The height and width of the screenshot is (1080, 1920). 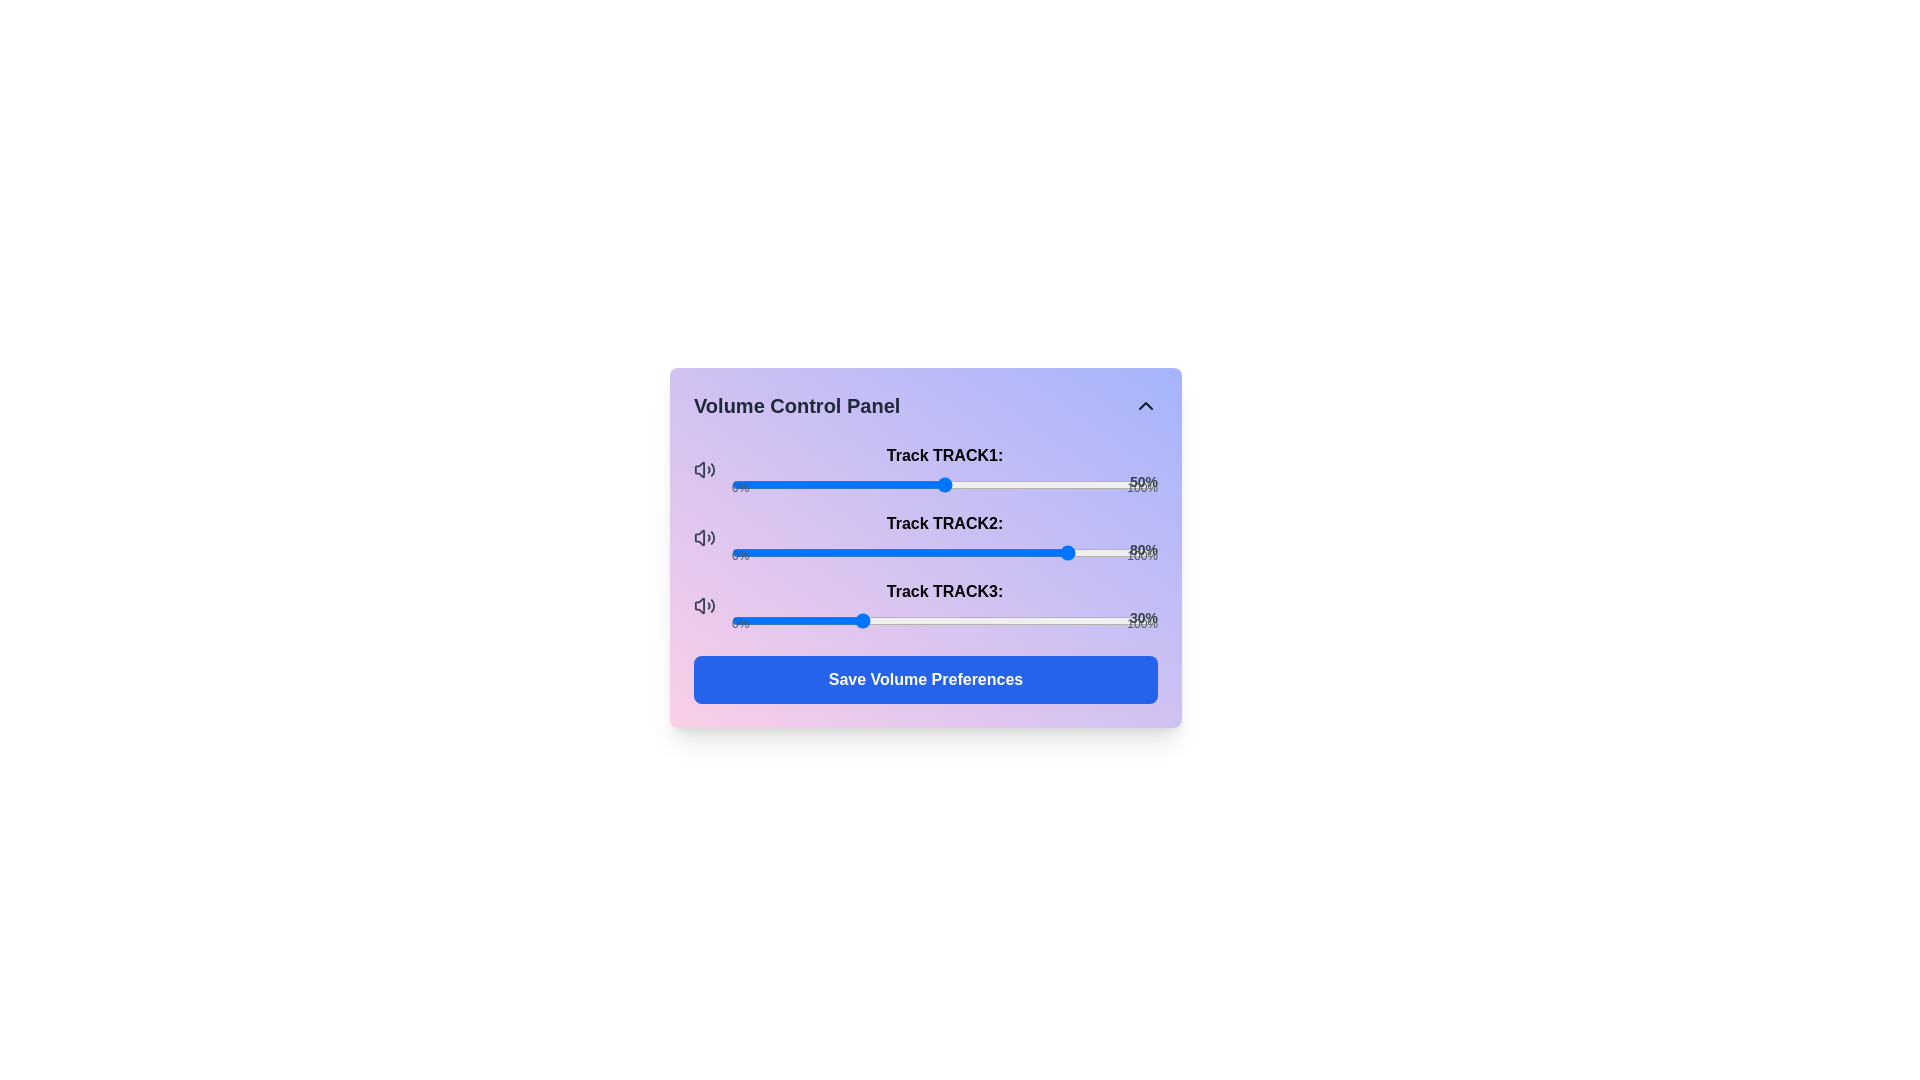 What do you see at coordinates (705, 536) in the screenshot?
I see `the speaker icon located next to the text 'Track TRACK2:' in the volume control panel` at bounding box center [705, 536].